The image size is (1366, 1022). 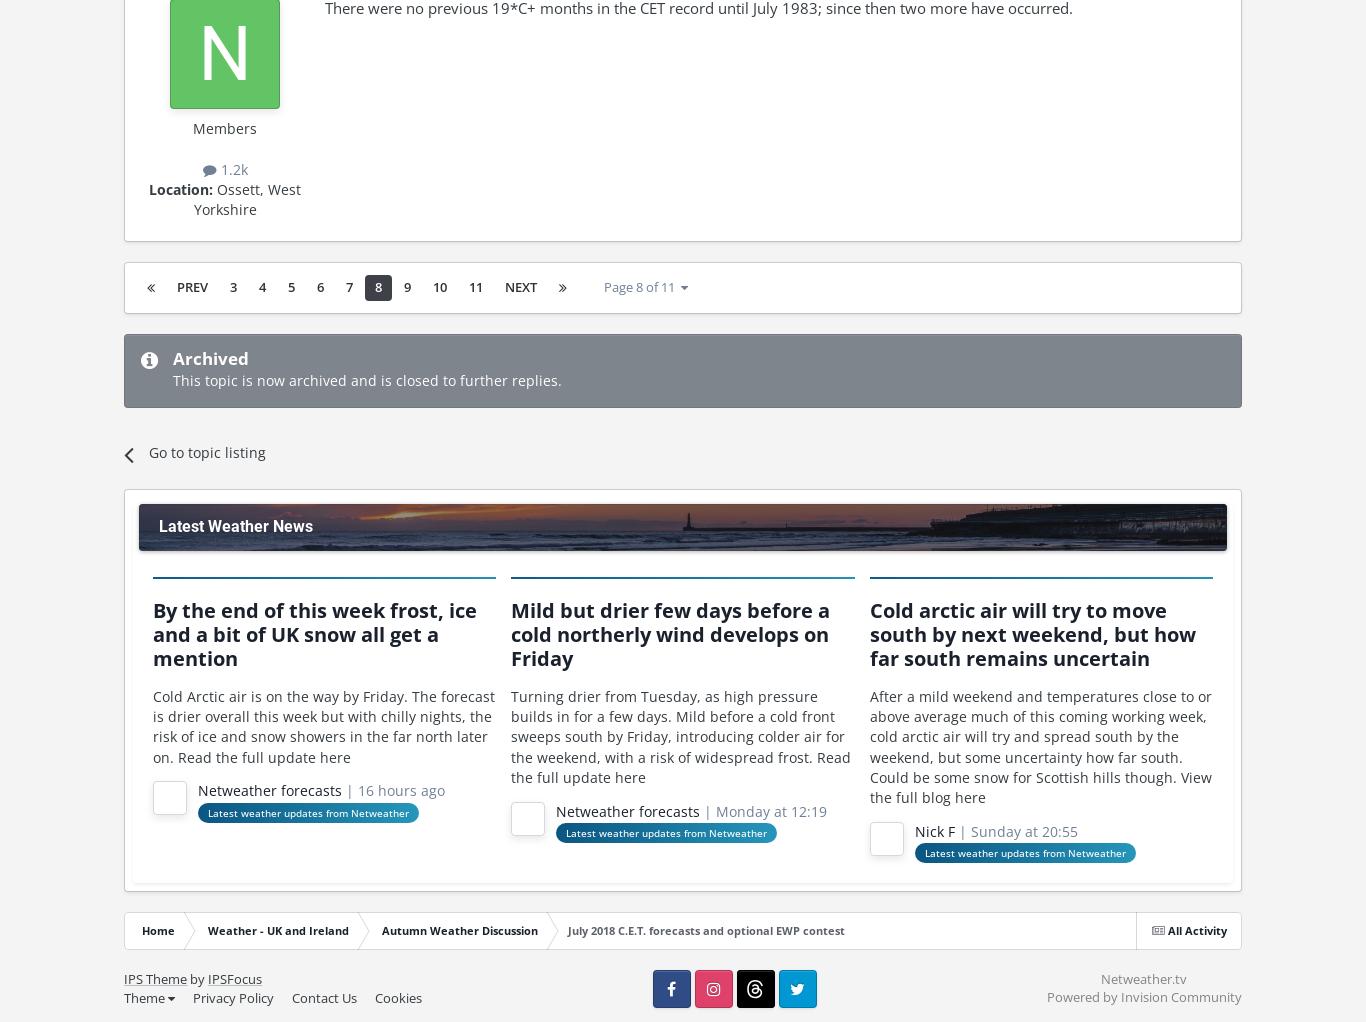 What do you see at coordinates (669, 634) in the screenshot?
I see `'Mild but drier few days before a cold northerly wind develops on Friday'` at bounding box center [669, 634].